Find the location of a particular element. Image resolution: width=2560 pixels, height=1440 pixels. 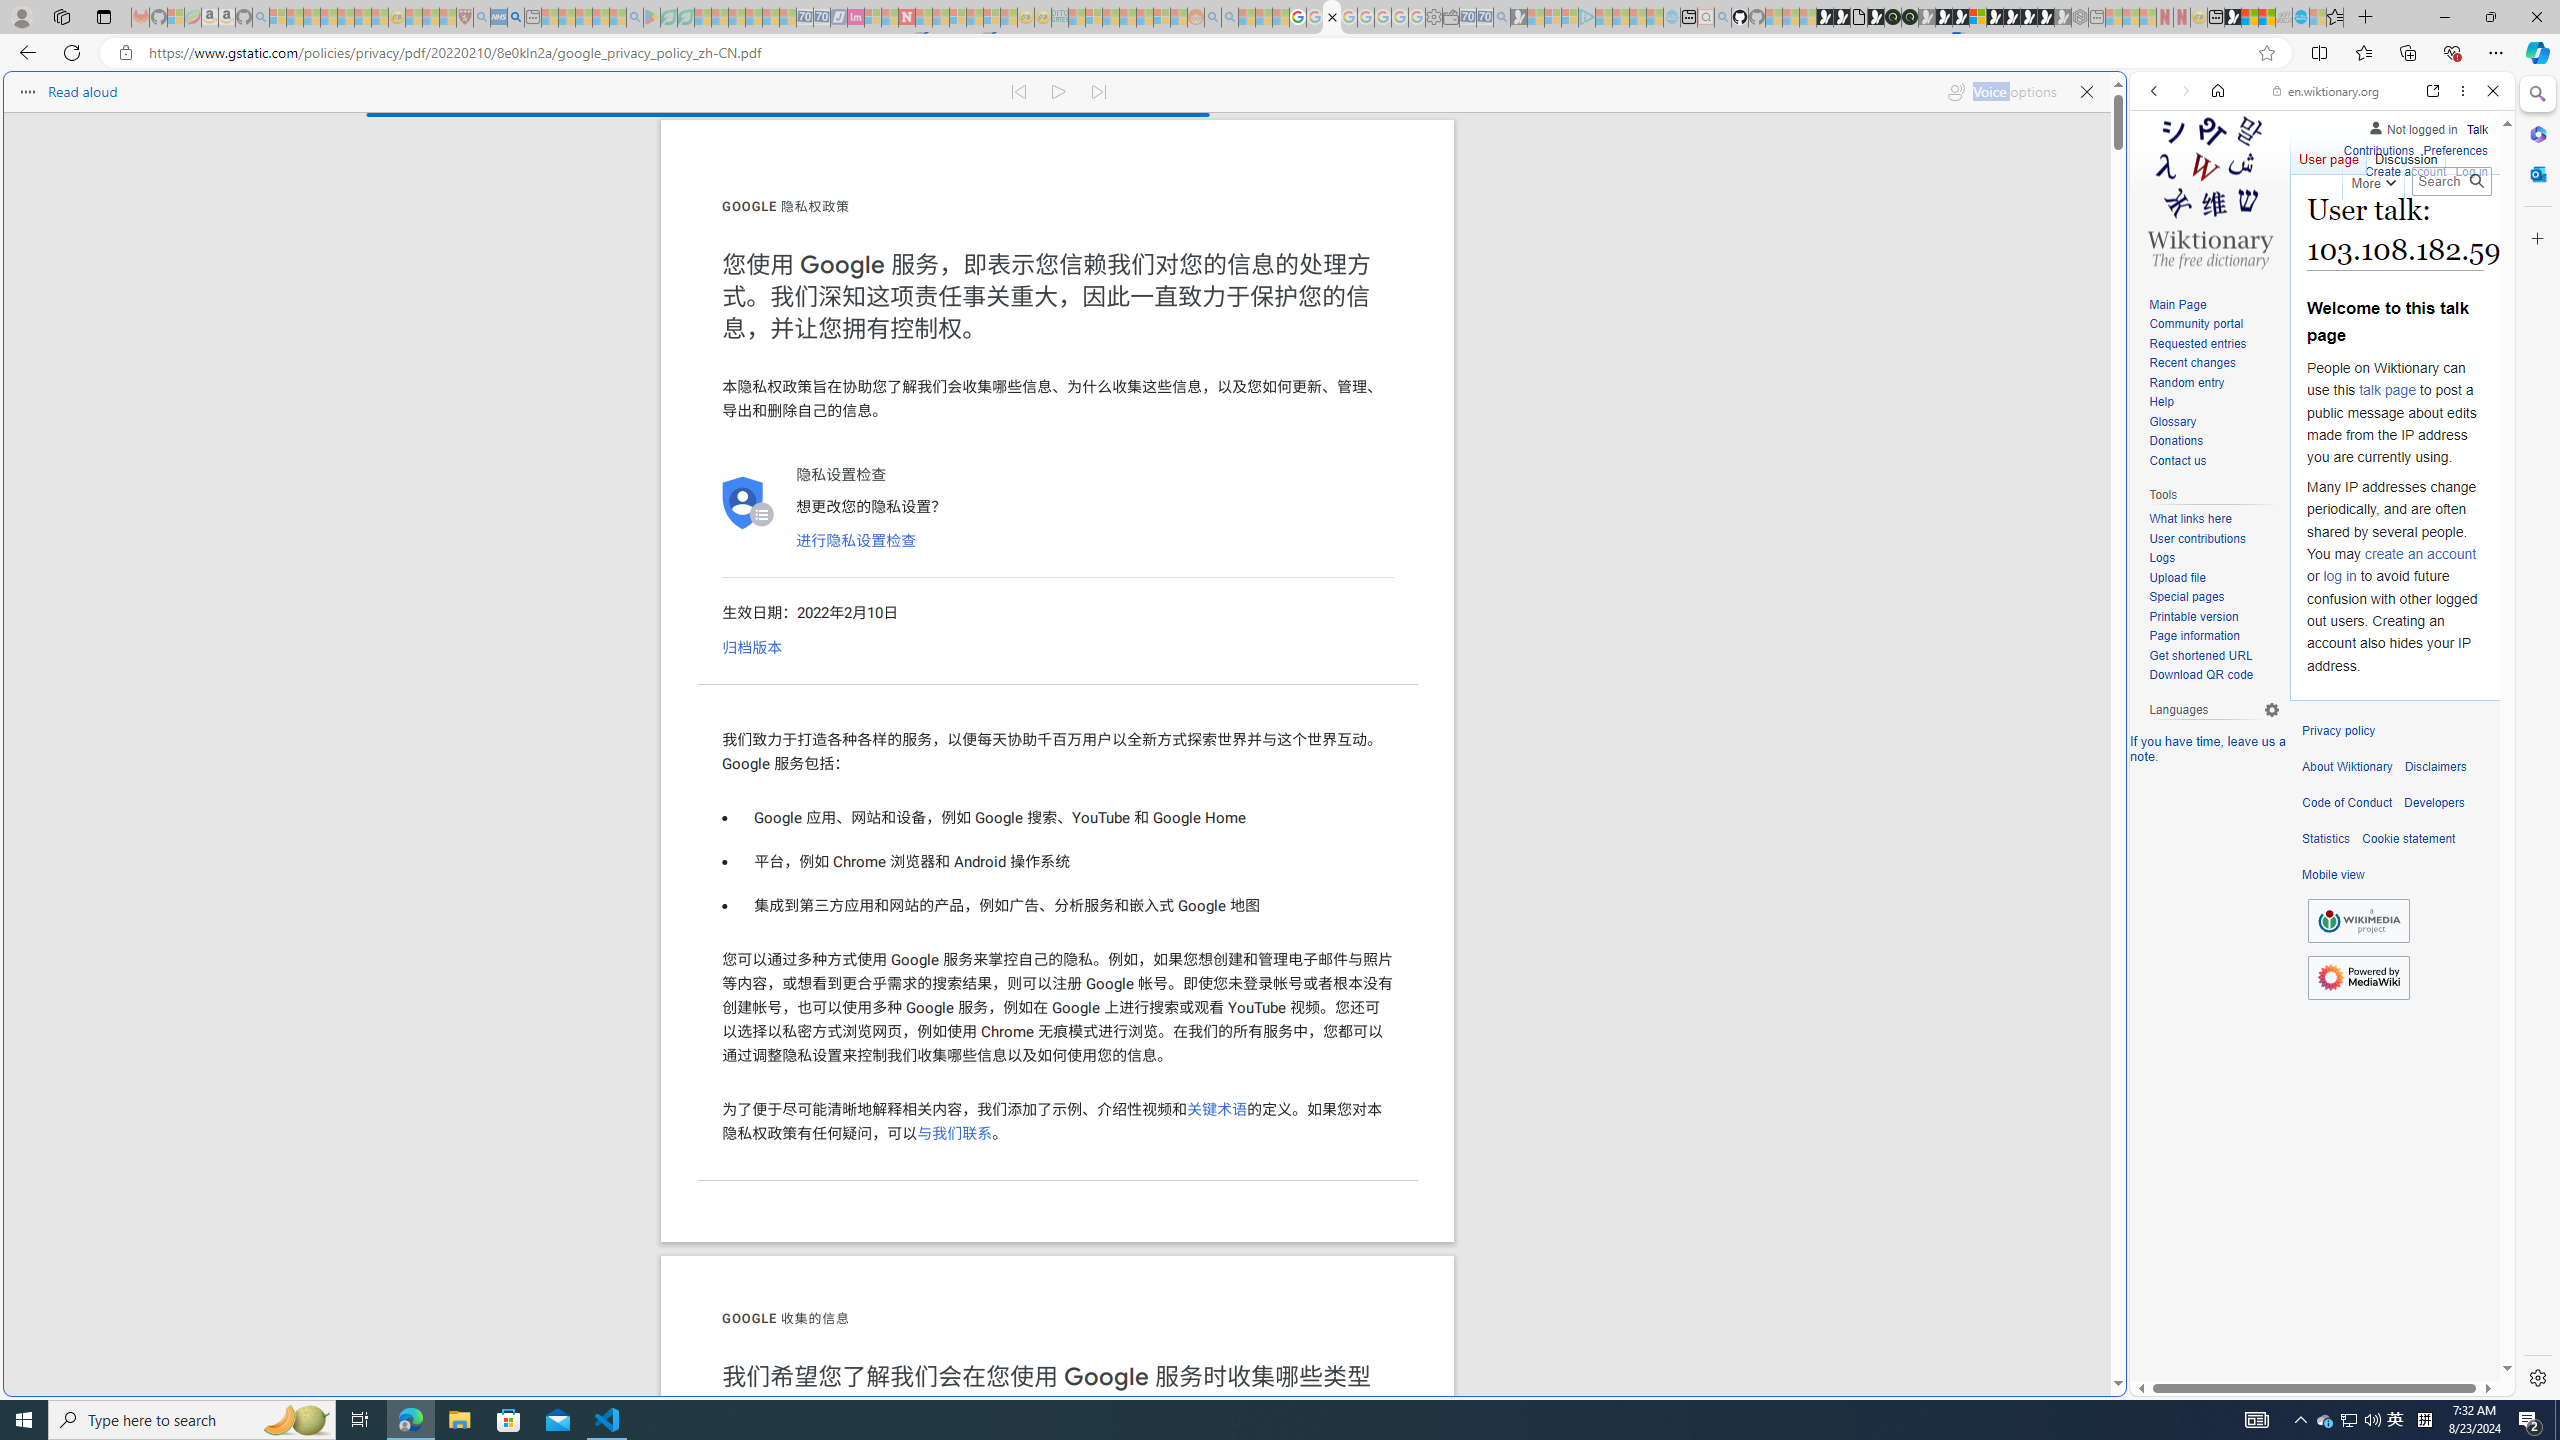

'Mobile view' is located at coordinates (2332, 874).